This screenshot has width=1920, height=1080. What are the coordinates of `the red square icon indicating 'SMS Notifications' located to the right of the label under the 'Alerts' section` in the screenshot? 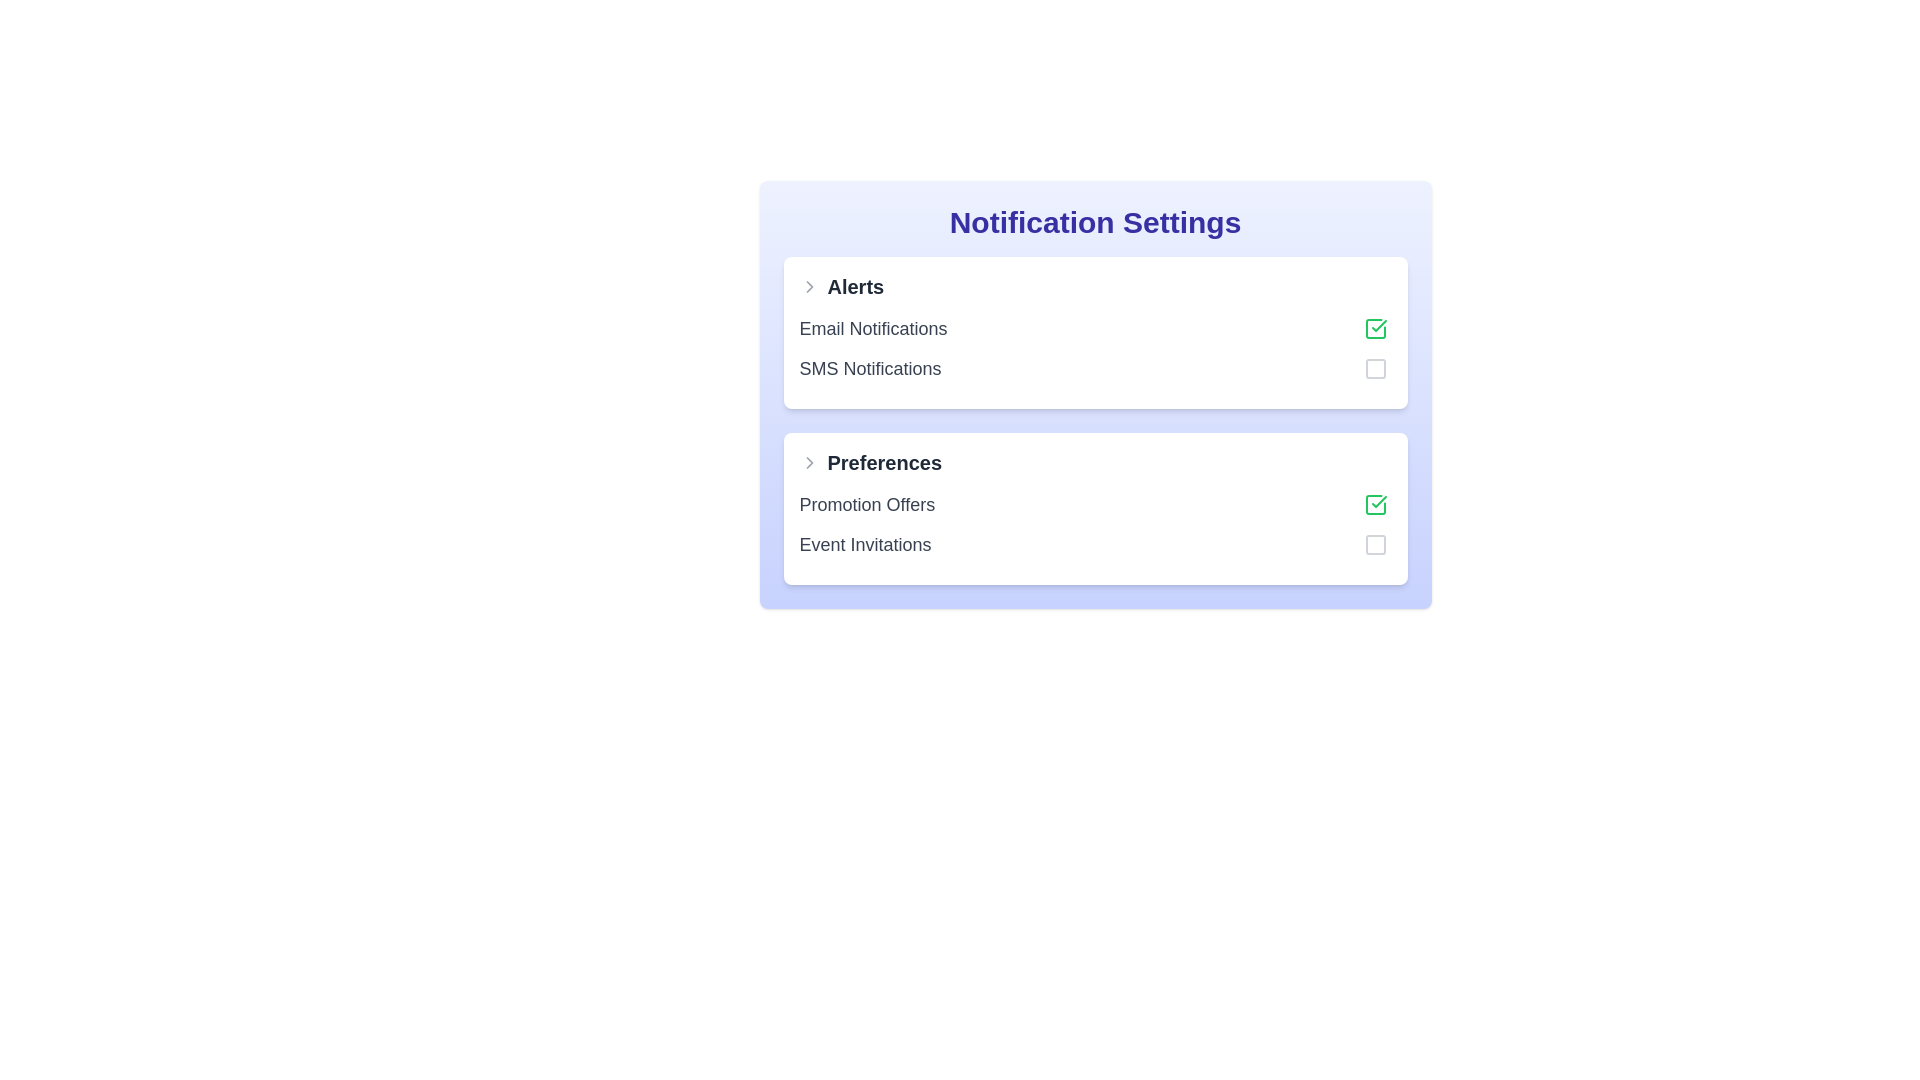 It's located at (1374, 369).